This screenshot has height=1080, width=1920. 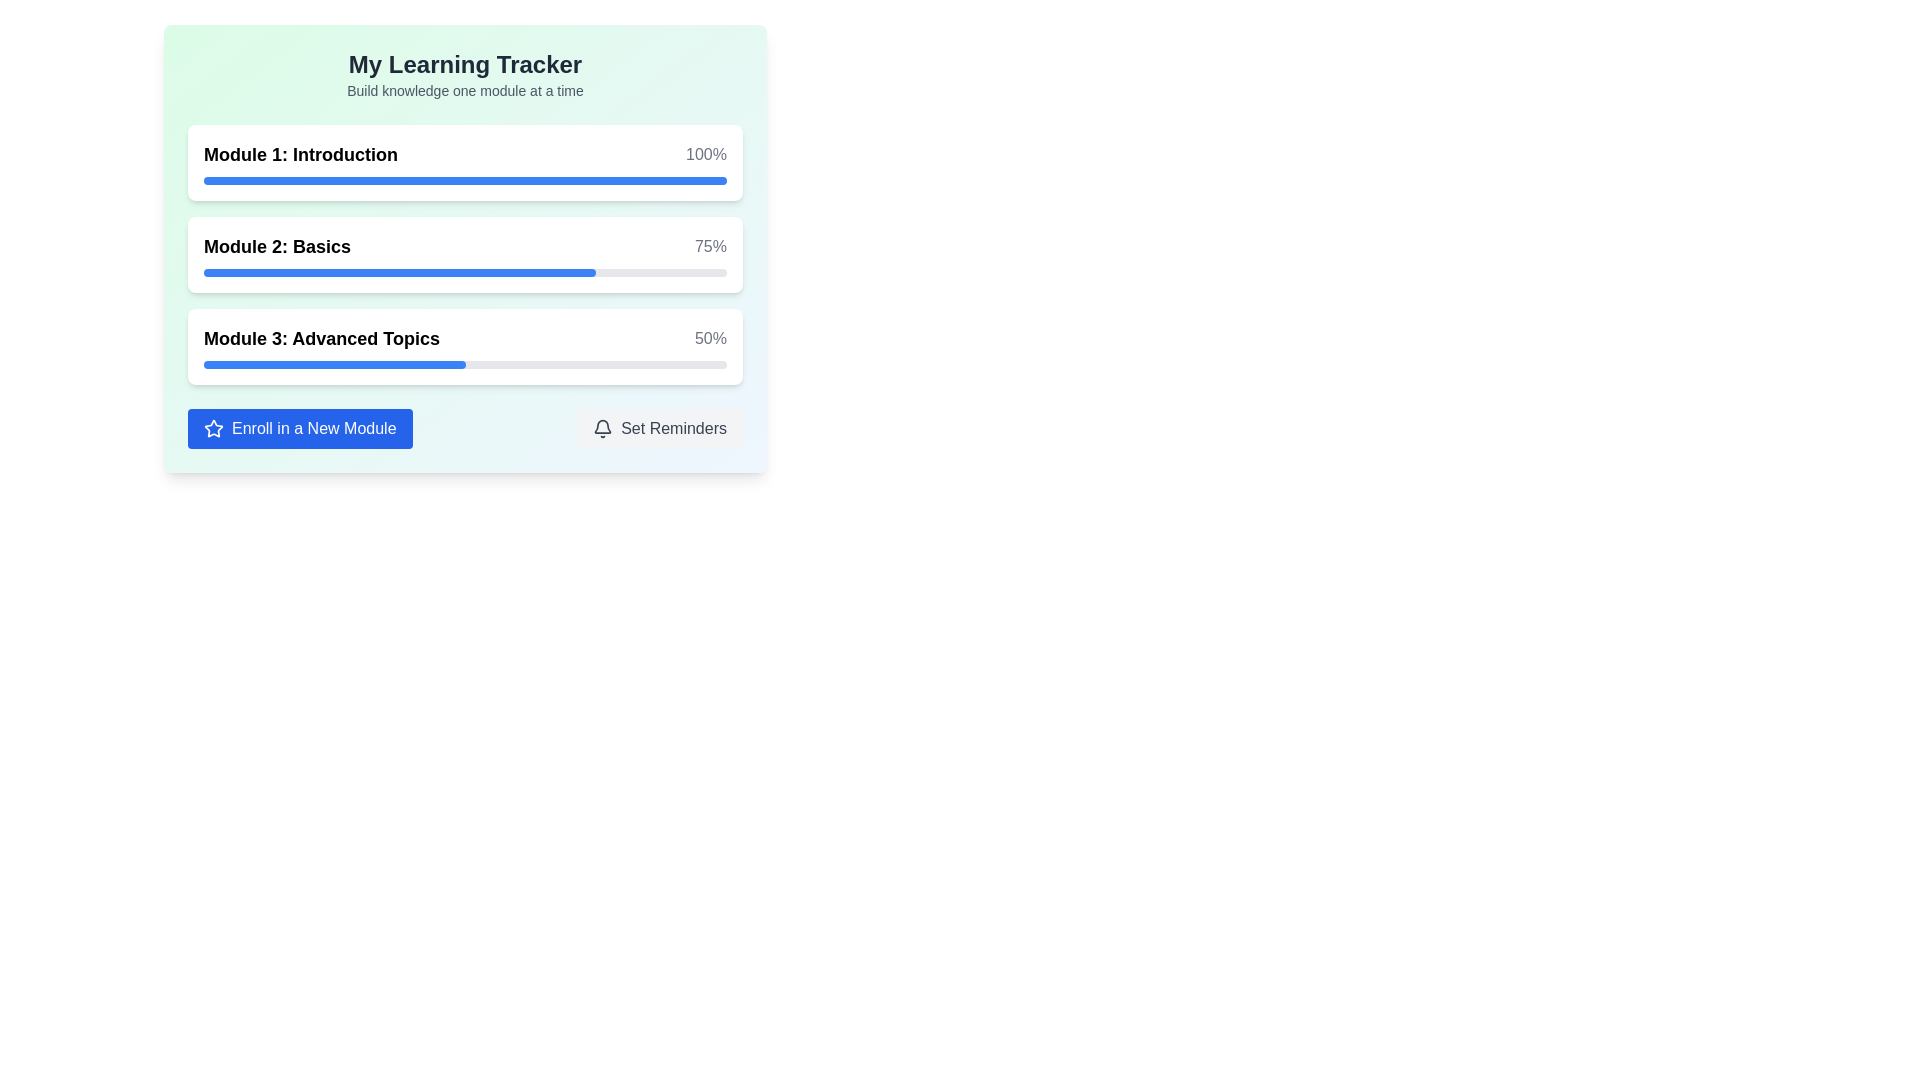 I want to click on text content of the bold text label displaying 'Module 1: Introduction' located in the header section of the first module in 'My Learning Tracker', so click(x=300, y=153).